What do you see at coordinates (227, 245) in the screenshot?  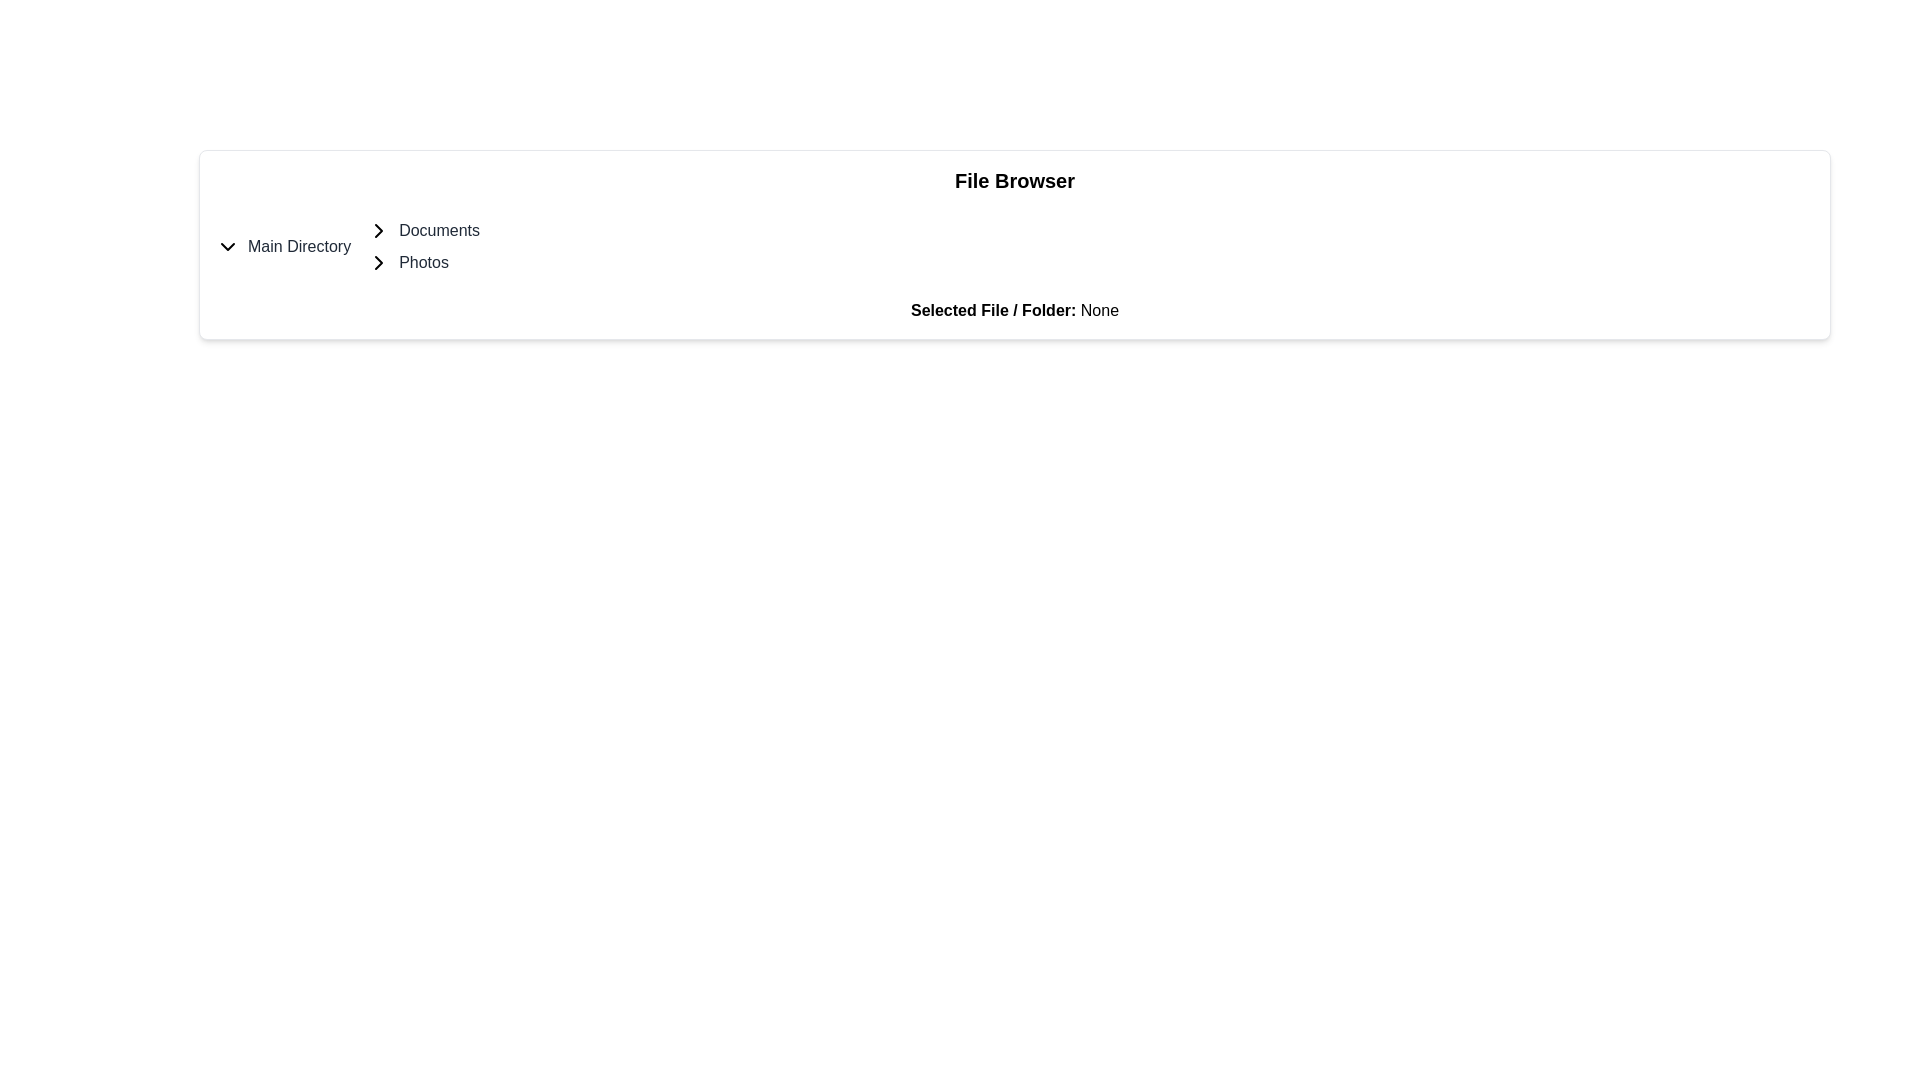 I see `the toggle button to the left of the 'Main Directory' text` at bounding box center [227, 245].